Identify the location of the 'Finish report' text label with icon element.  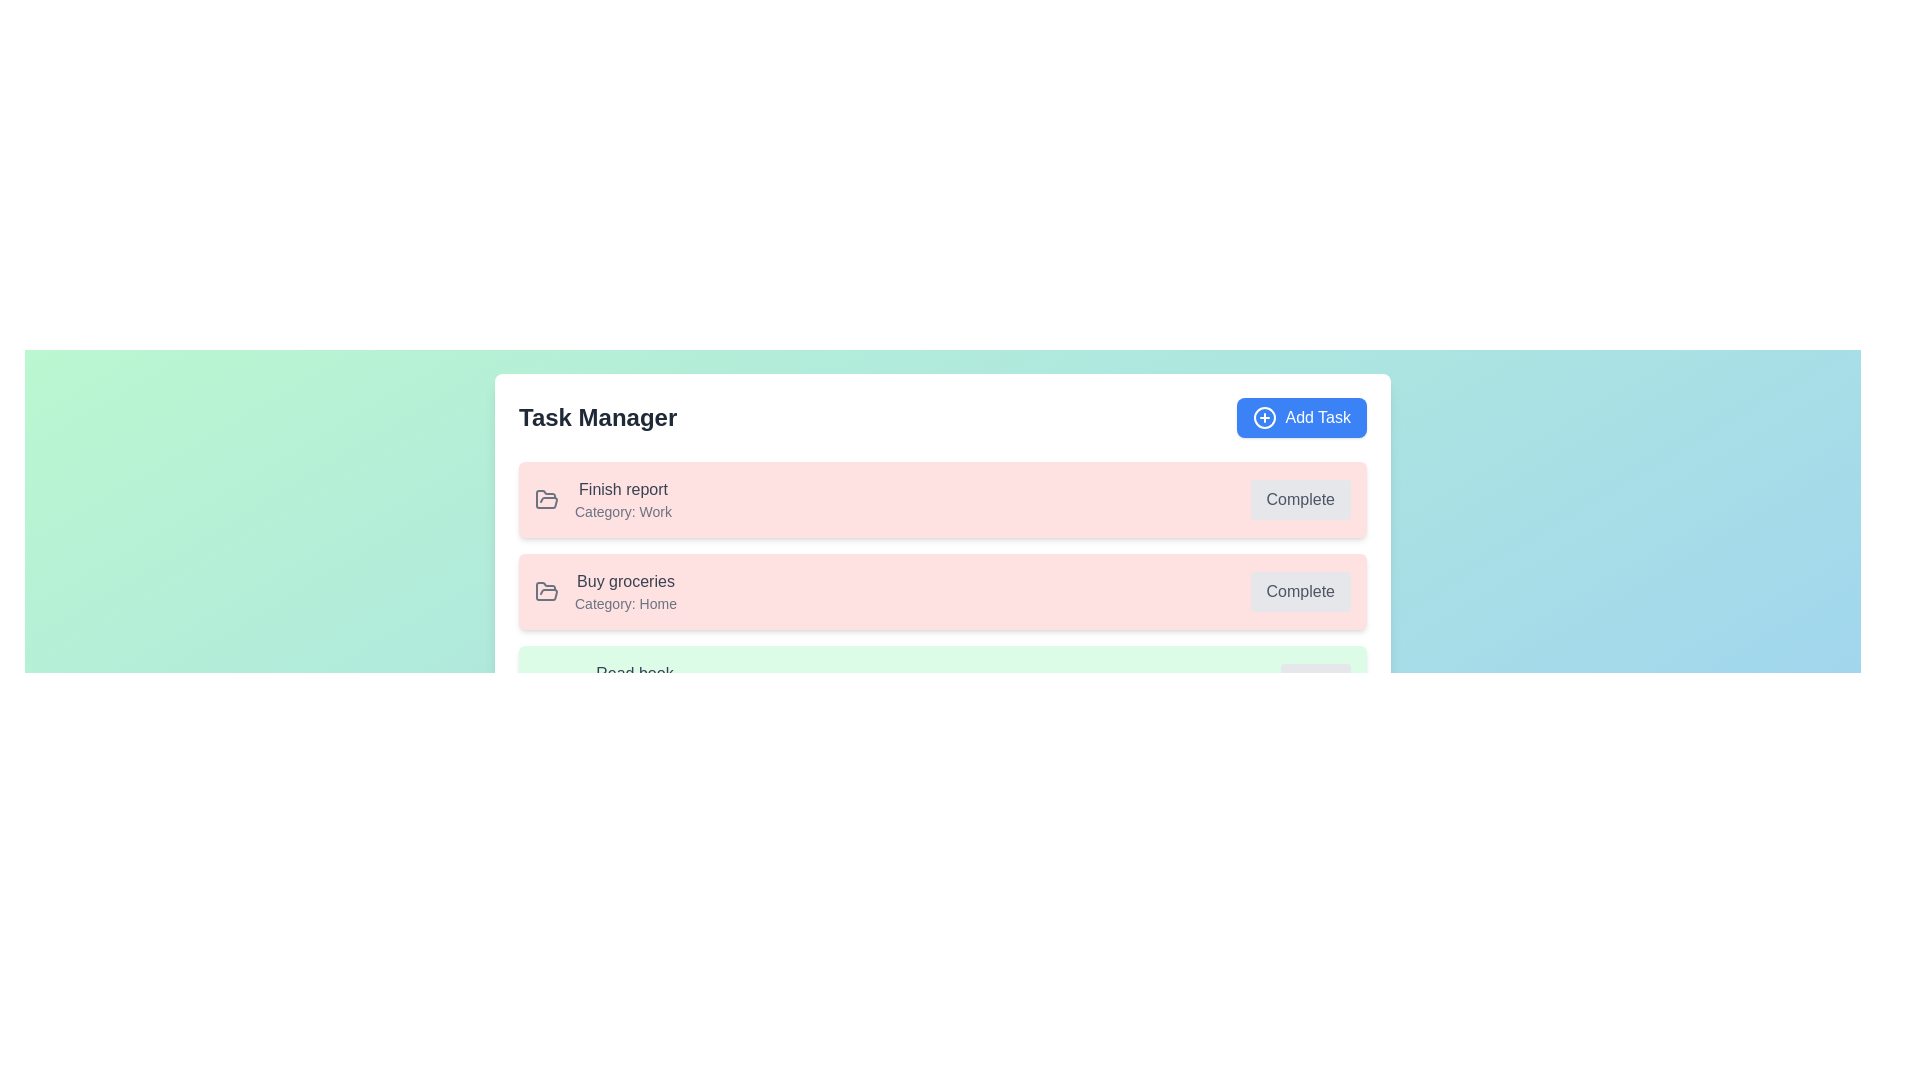
(602, 499).